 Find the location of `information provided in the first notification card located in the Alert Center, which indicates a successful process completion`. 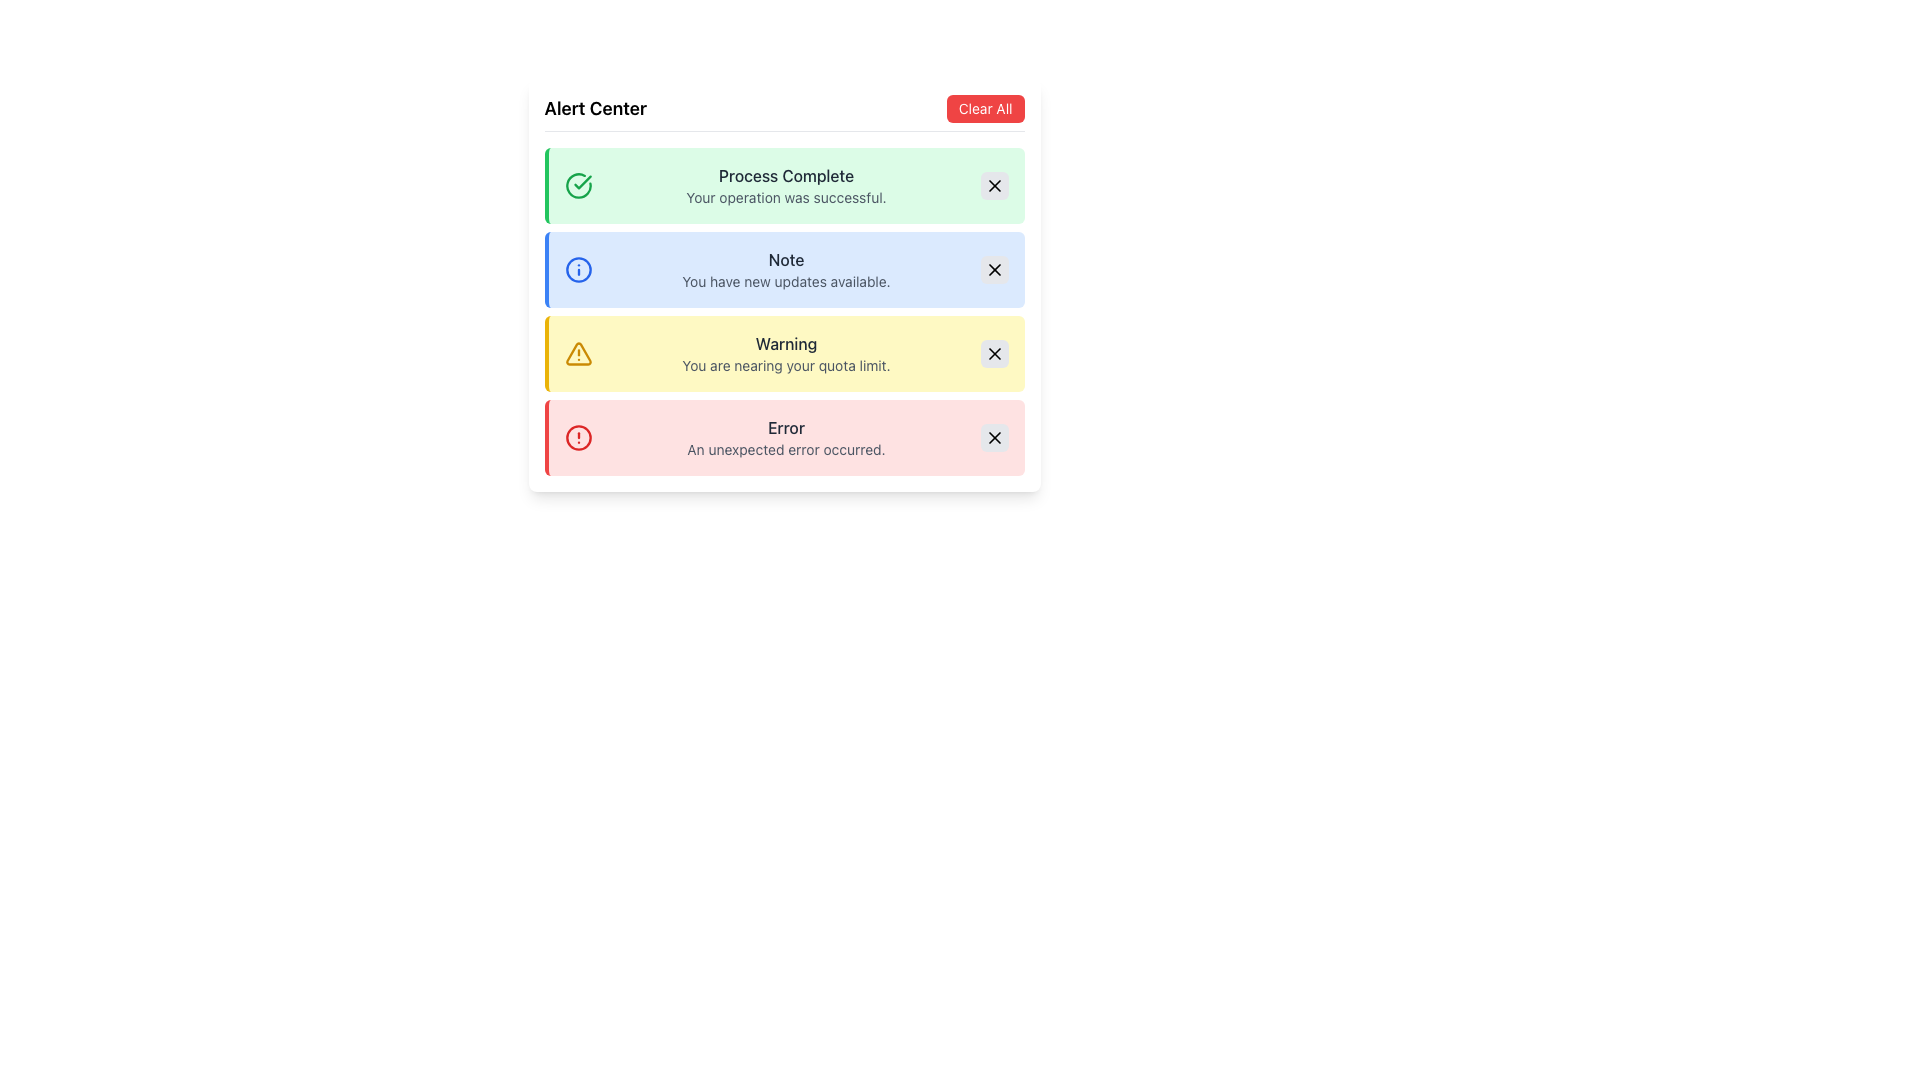

information provided in the first notification card located in the Alert Center, which indicates a successful process completion is located at coordinates (783, 185).